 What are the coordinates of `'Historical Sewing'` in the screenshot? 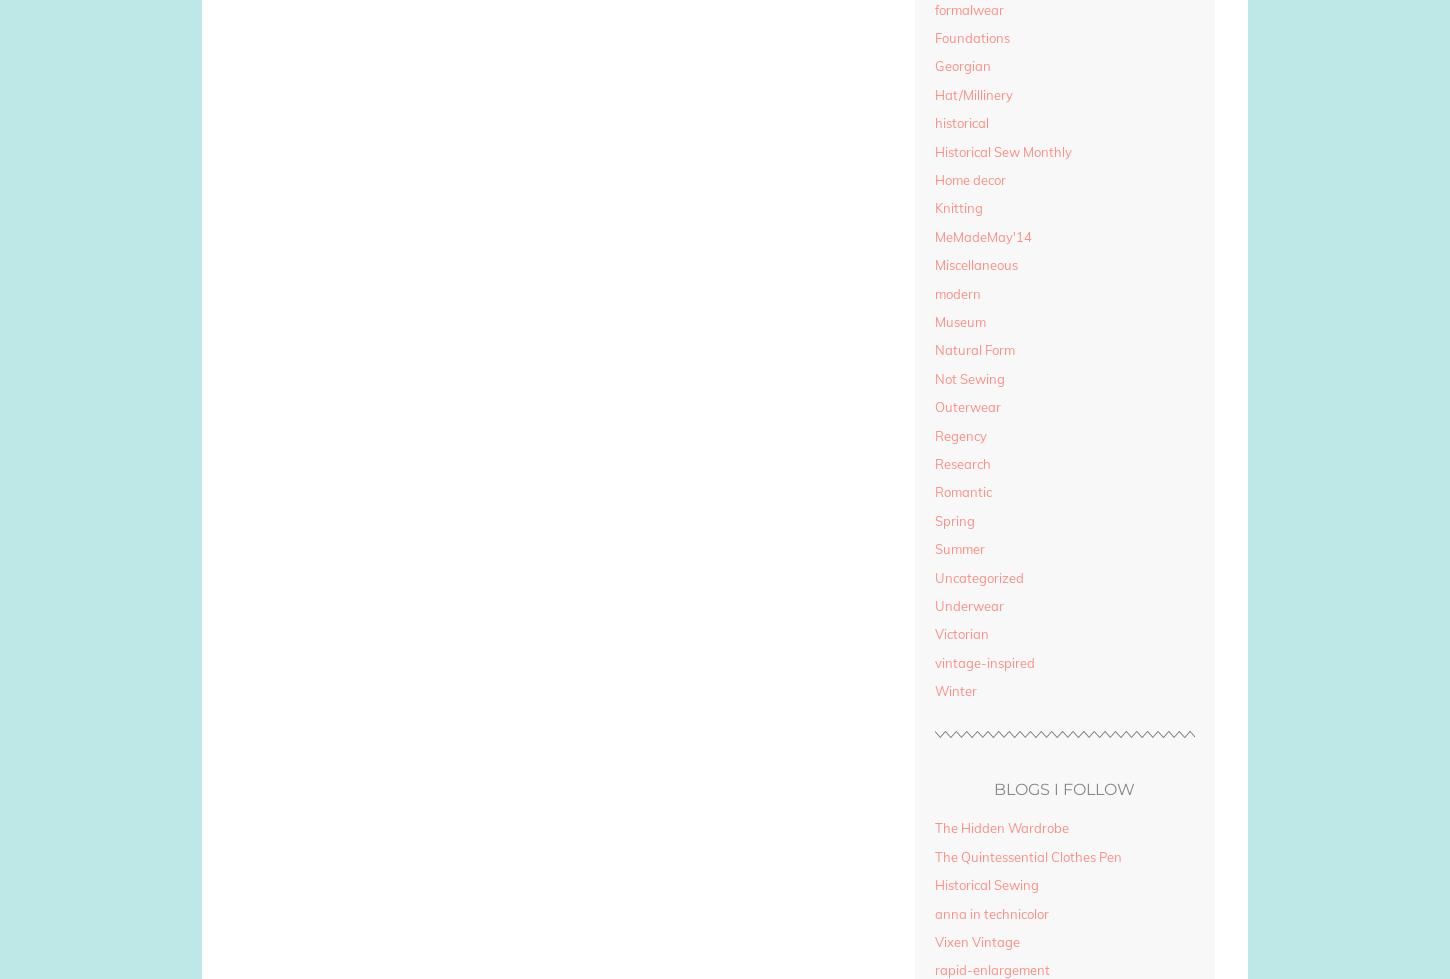 It's located at (986, 884).